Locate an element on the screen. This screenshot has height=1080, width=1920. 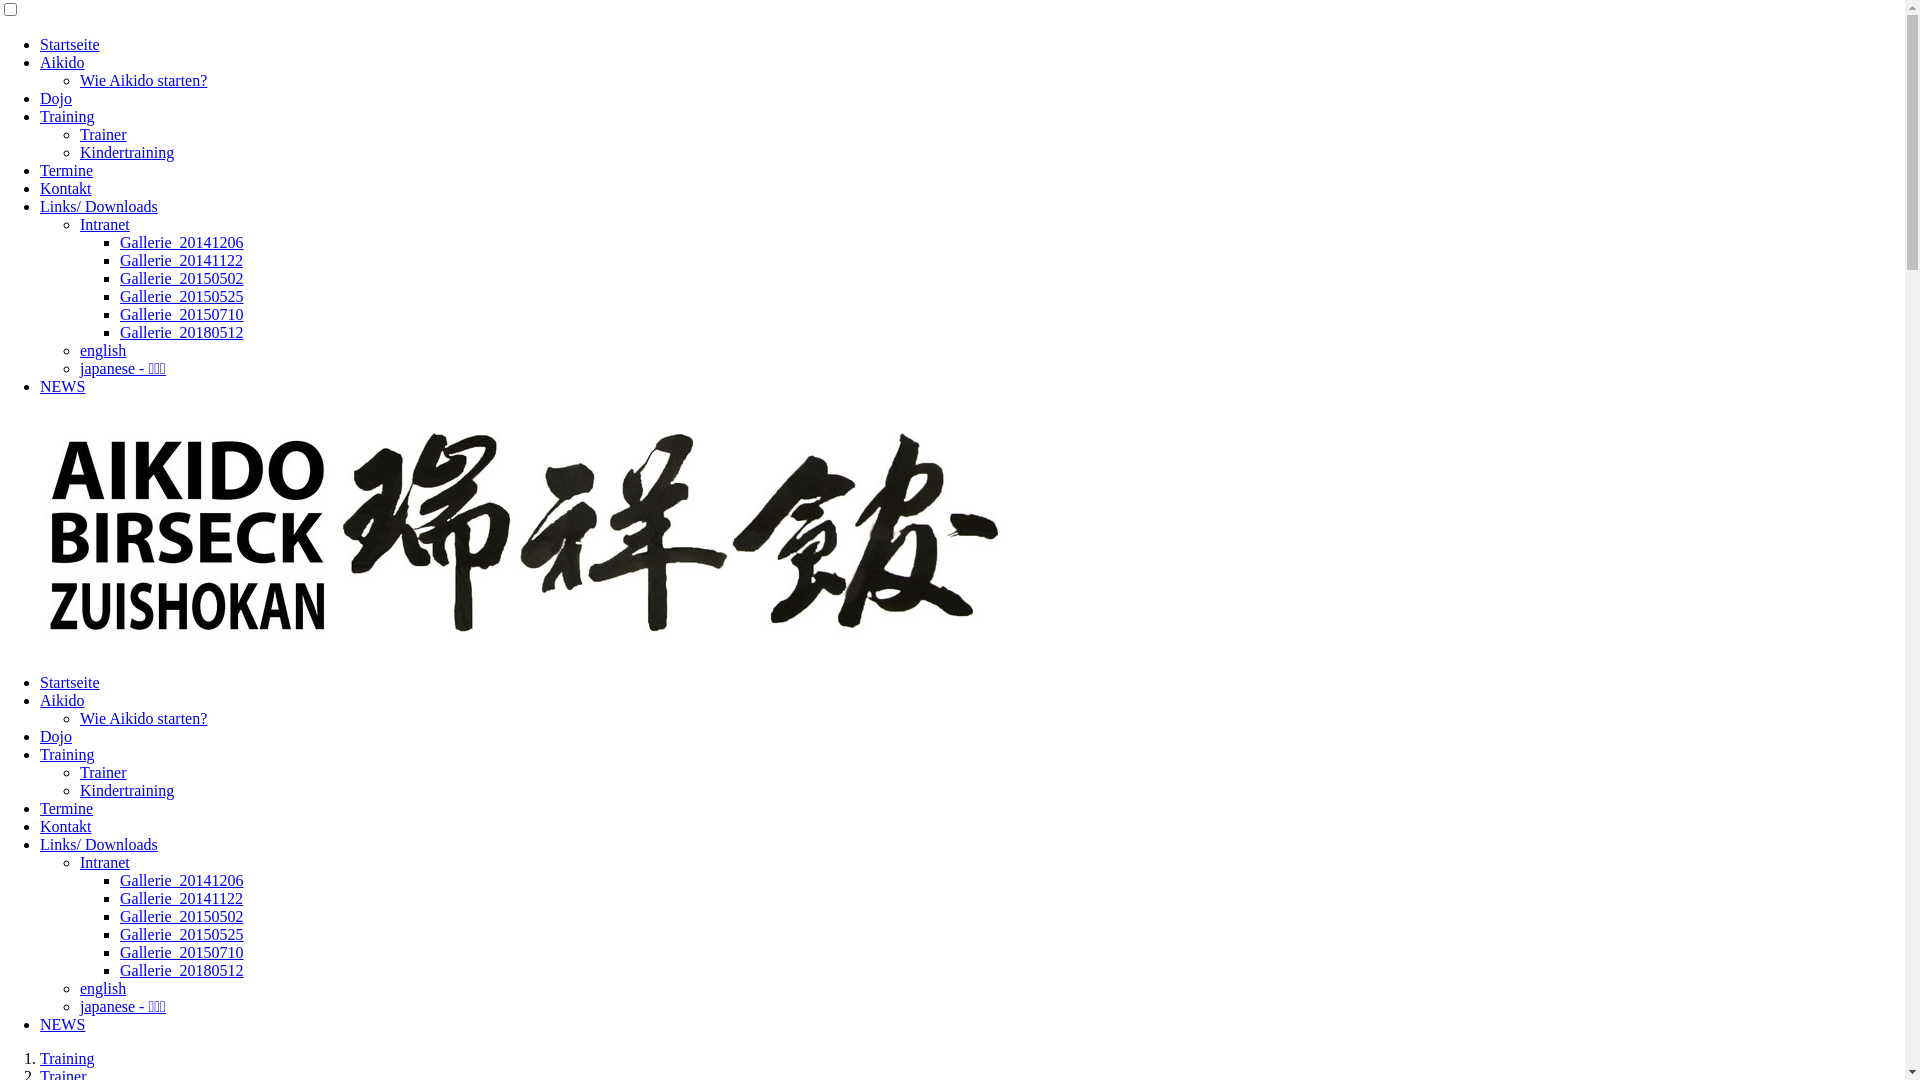
'Wie Aikido starten?' is located at coordinates (142, 79).